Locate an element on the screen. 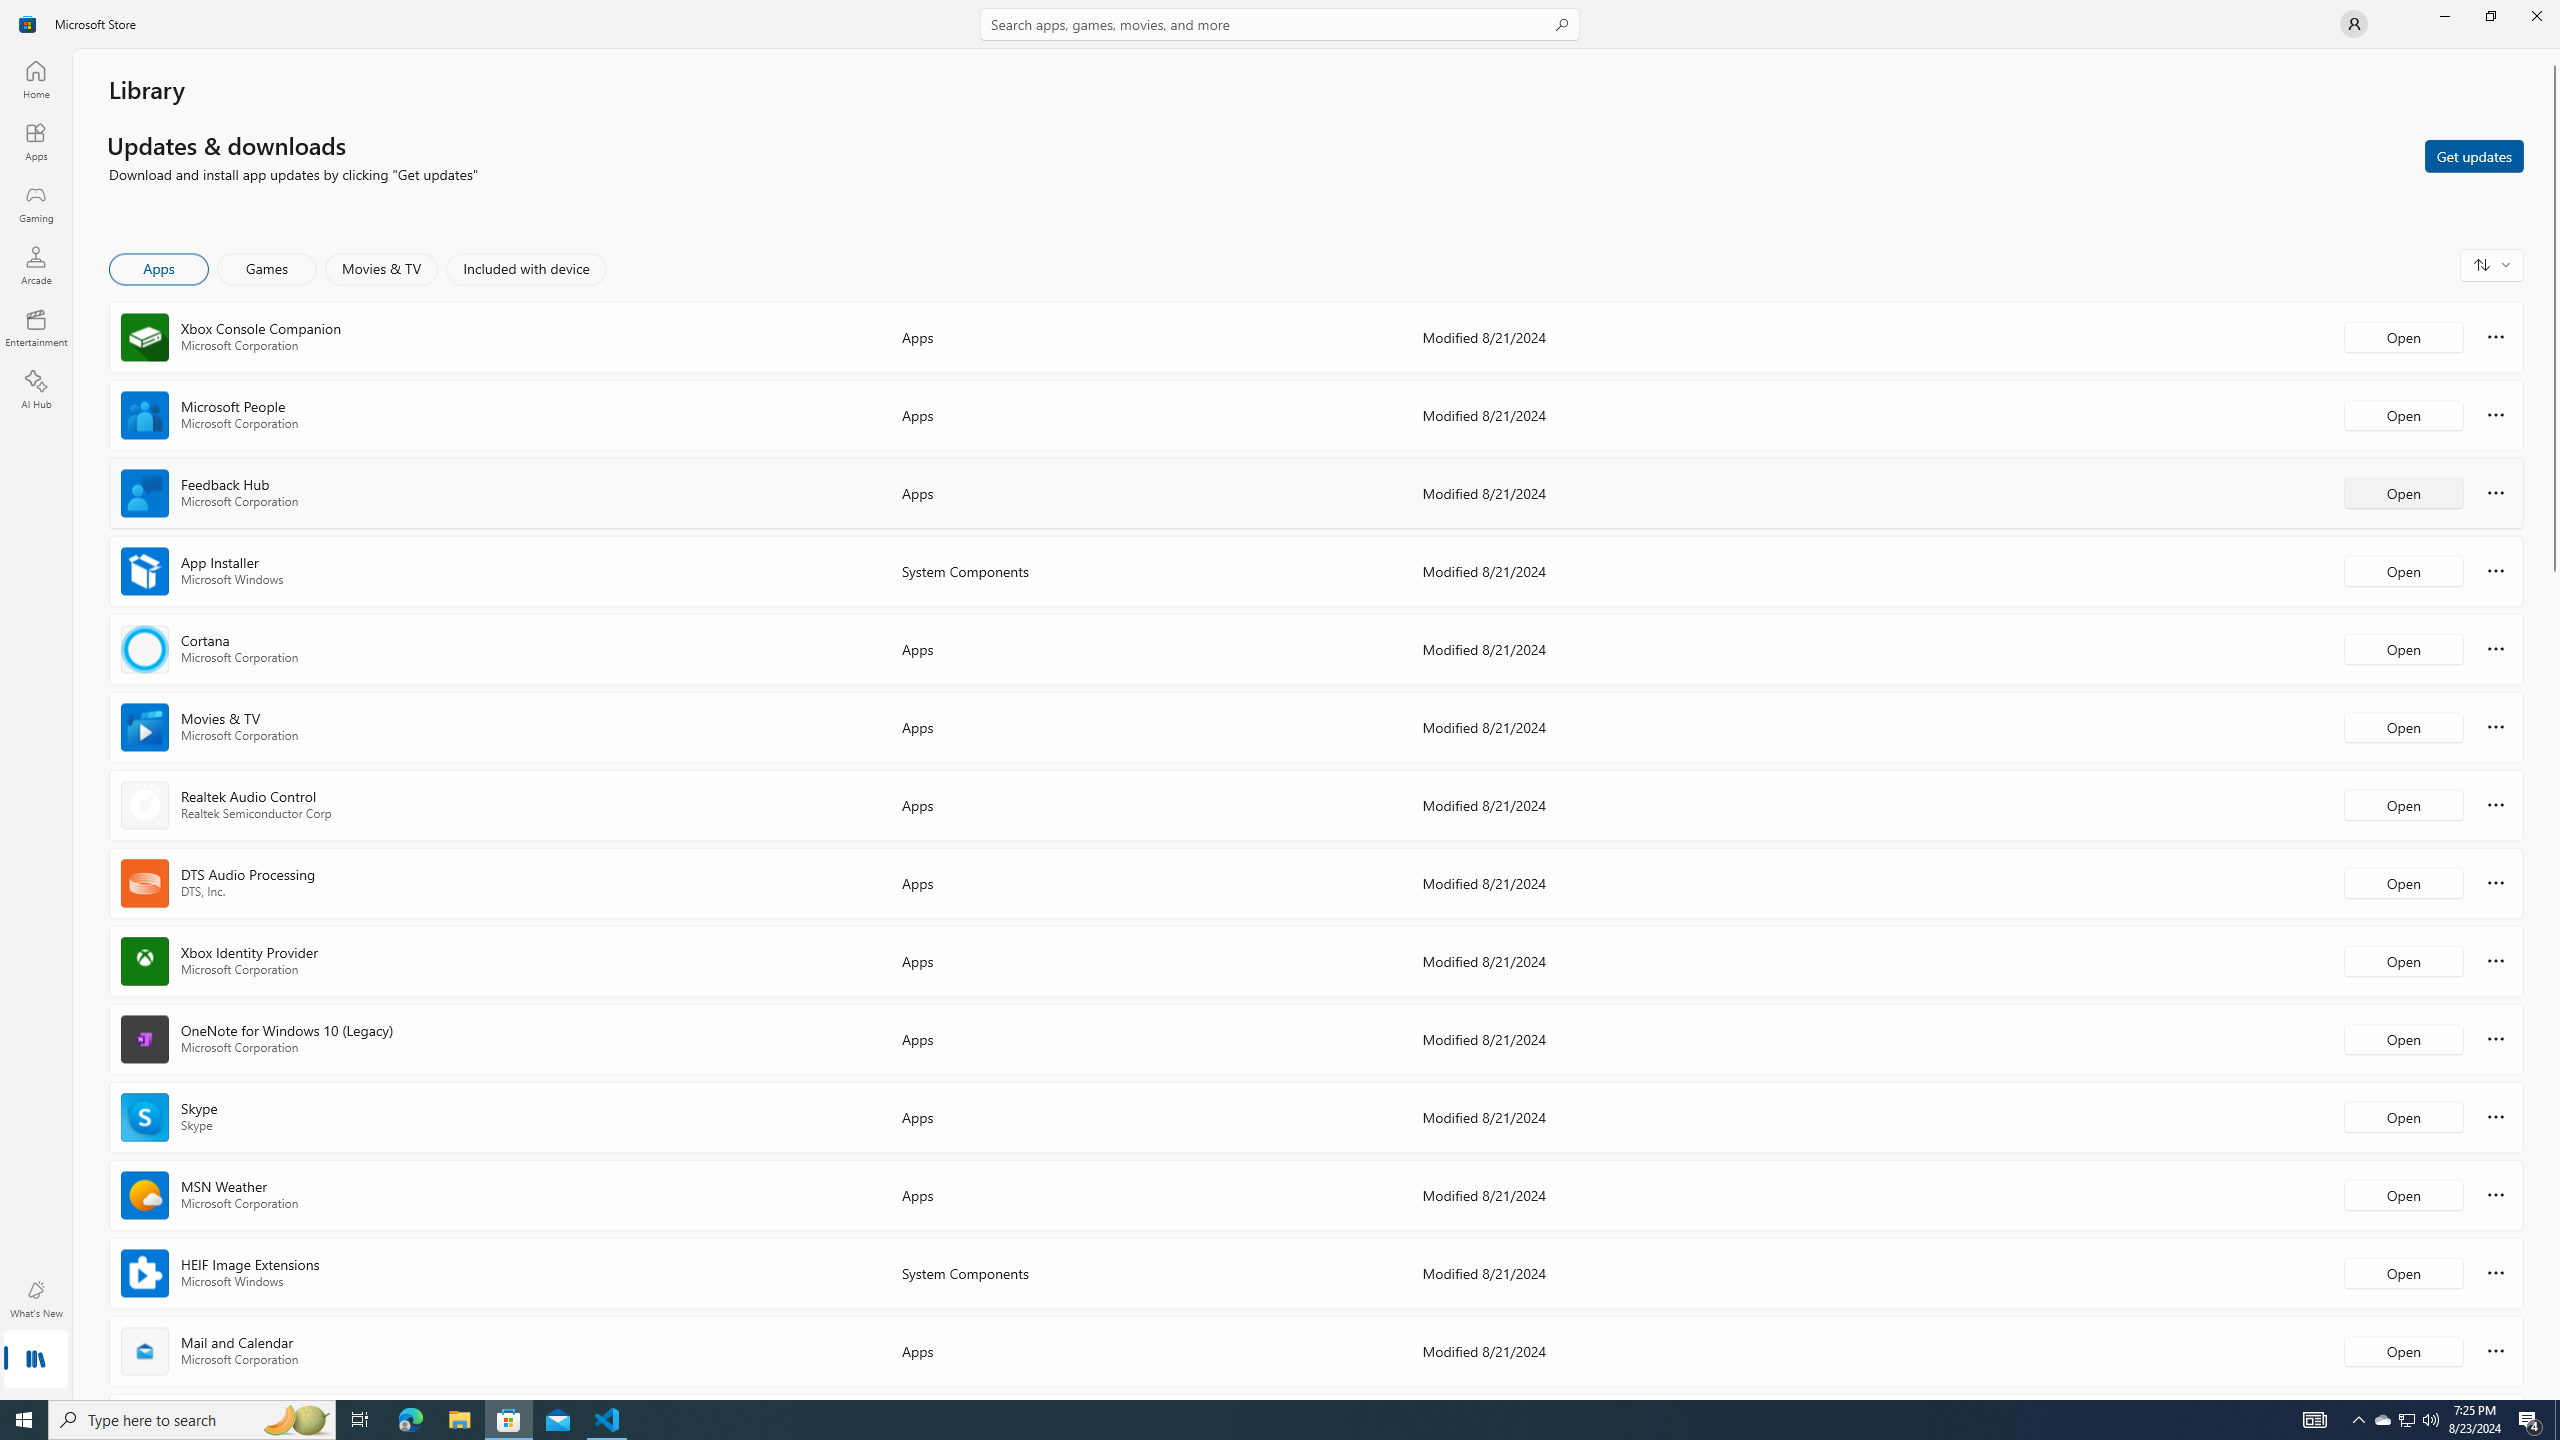  'User profile' is located at coordinates (2352, 22).